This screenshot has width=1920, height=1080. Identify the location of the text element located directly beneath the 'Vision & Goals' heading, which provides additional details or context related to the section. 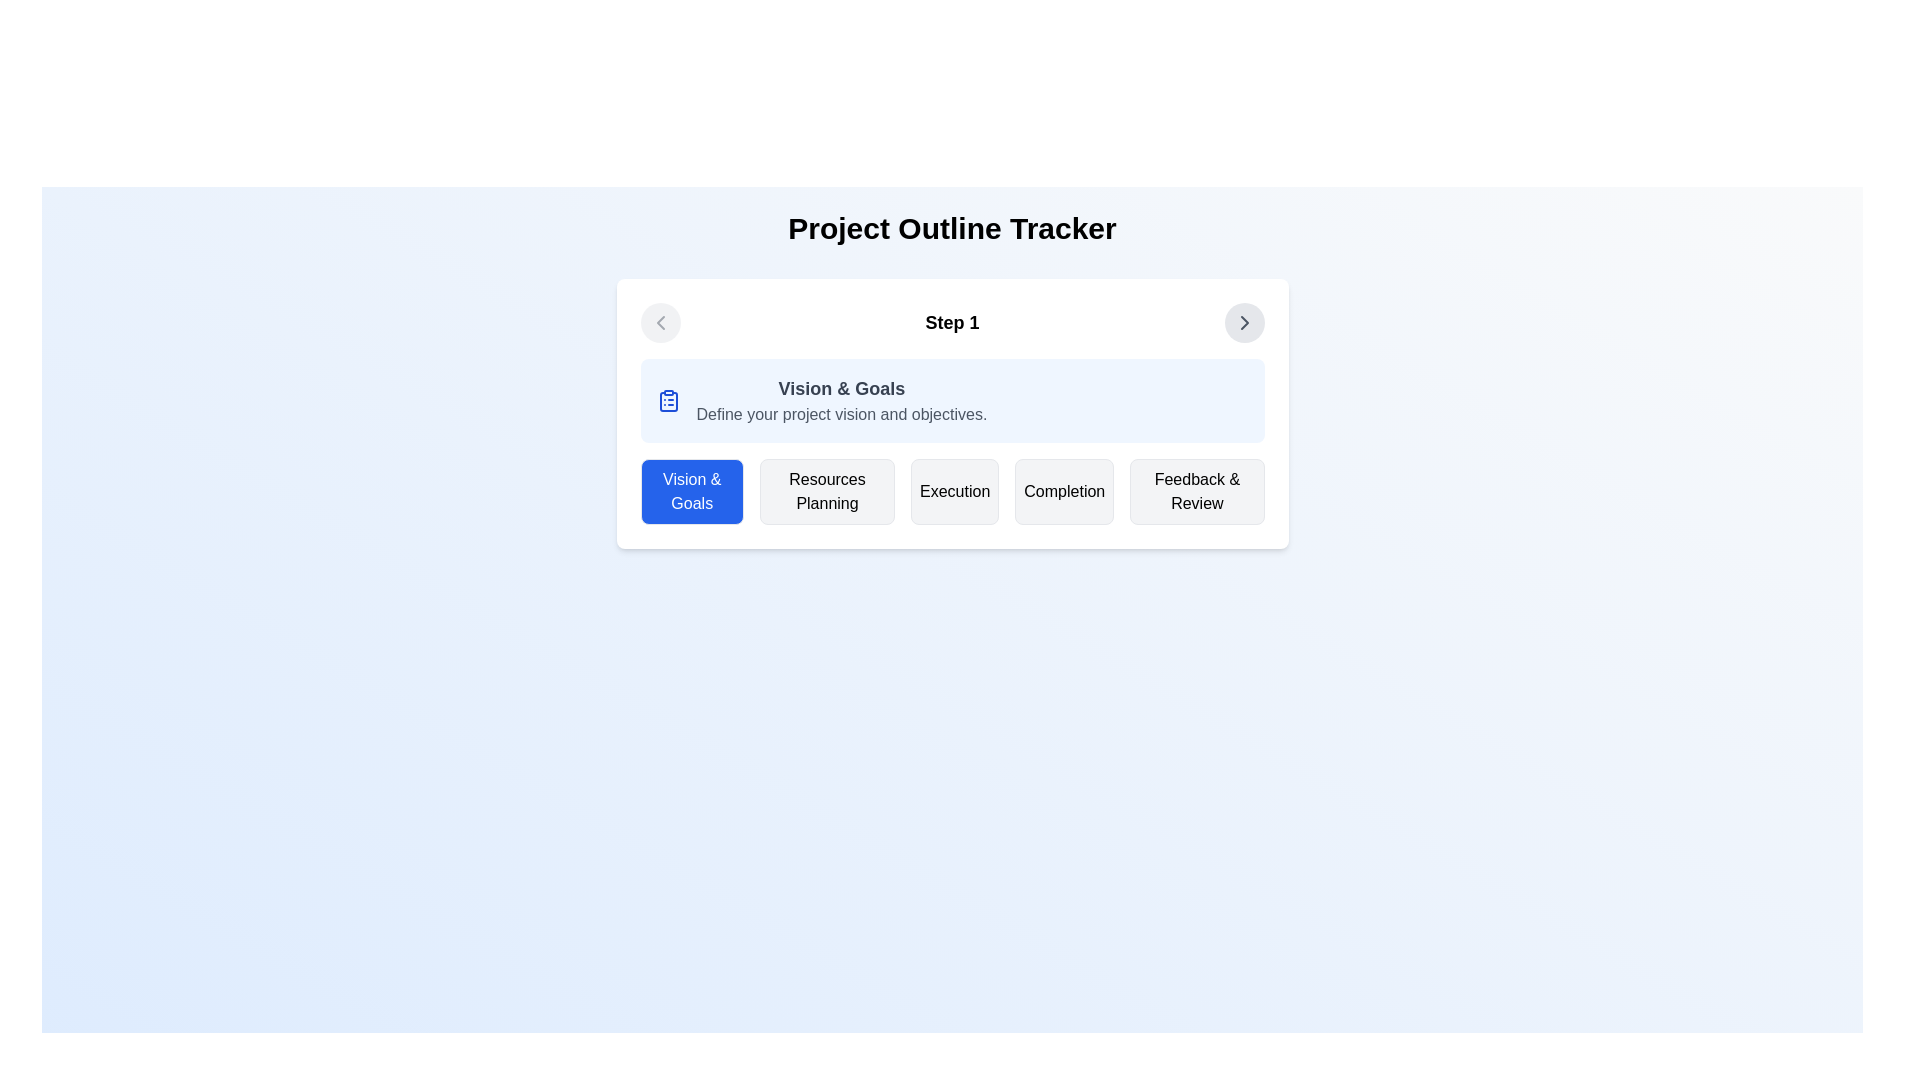
(841, 414).